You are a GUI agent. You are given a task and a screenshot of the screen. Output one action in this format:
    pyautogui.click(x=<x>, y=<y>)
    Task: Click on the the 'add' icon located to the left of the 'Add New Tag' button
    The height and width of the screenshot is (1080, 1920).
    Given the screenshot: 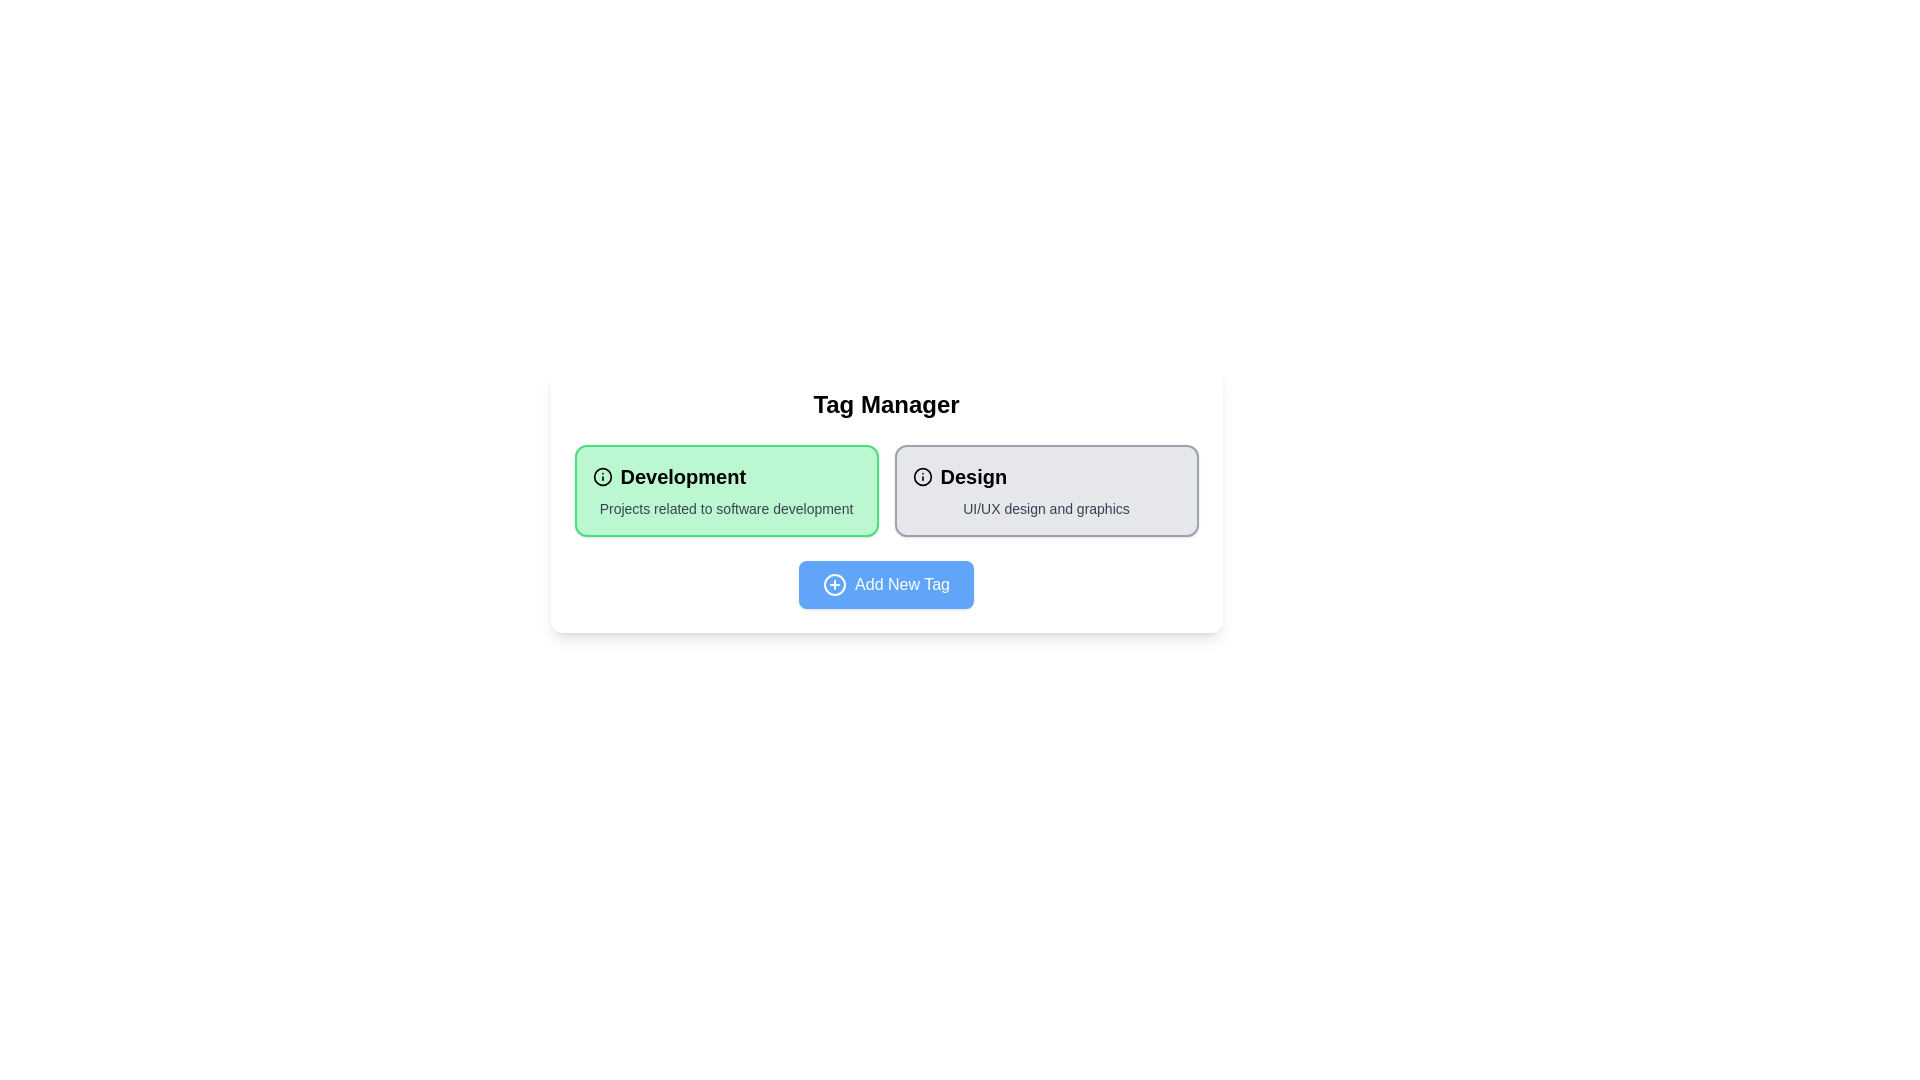 What is the action you would take?
    pyautogui.click(x=835, y=585)
    